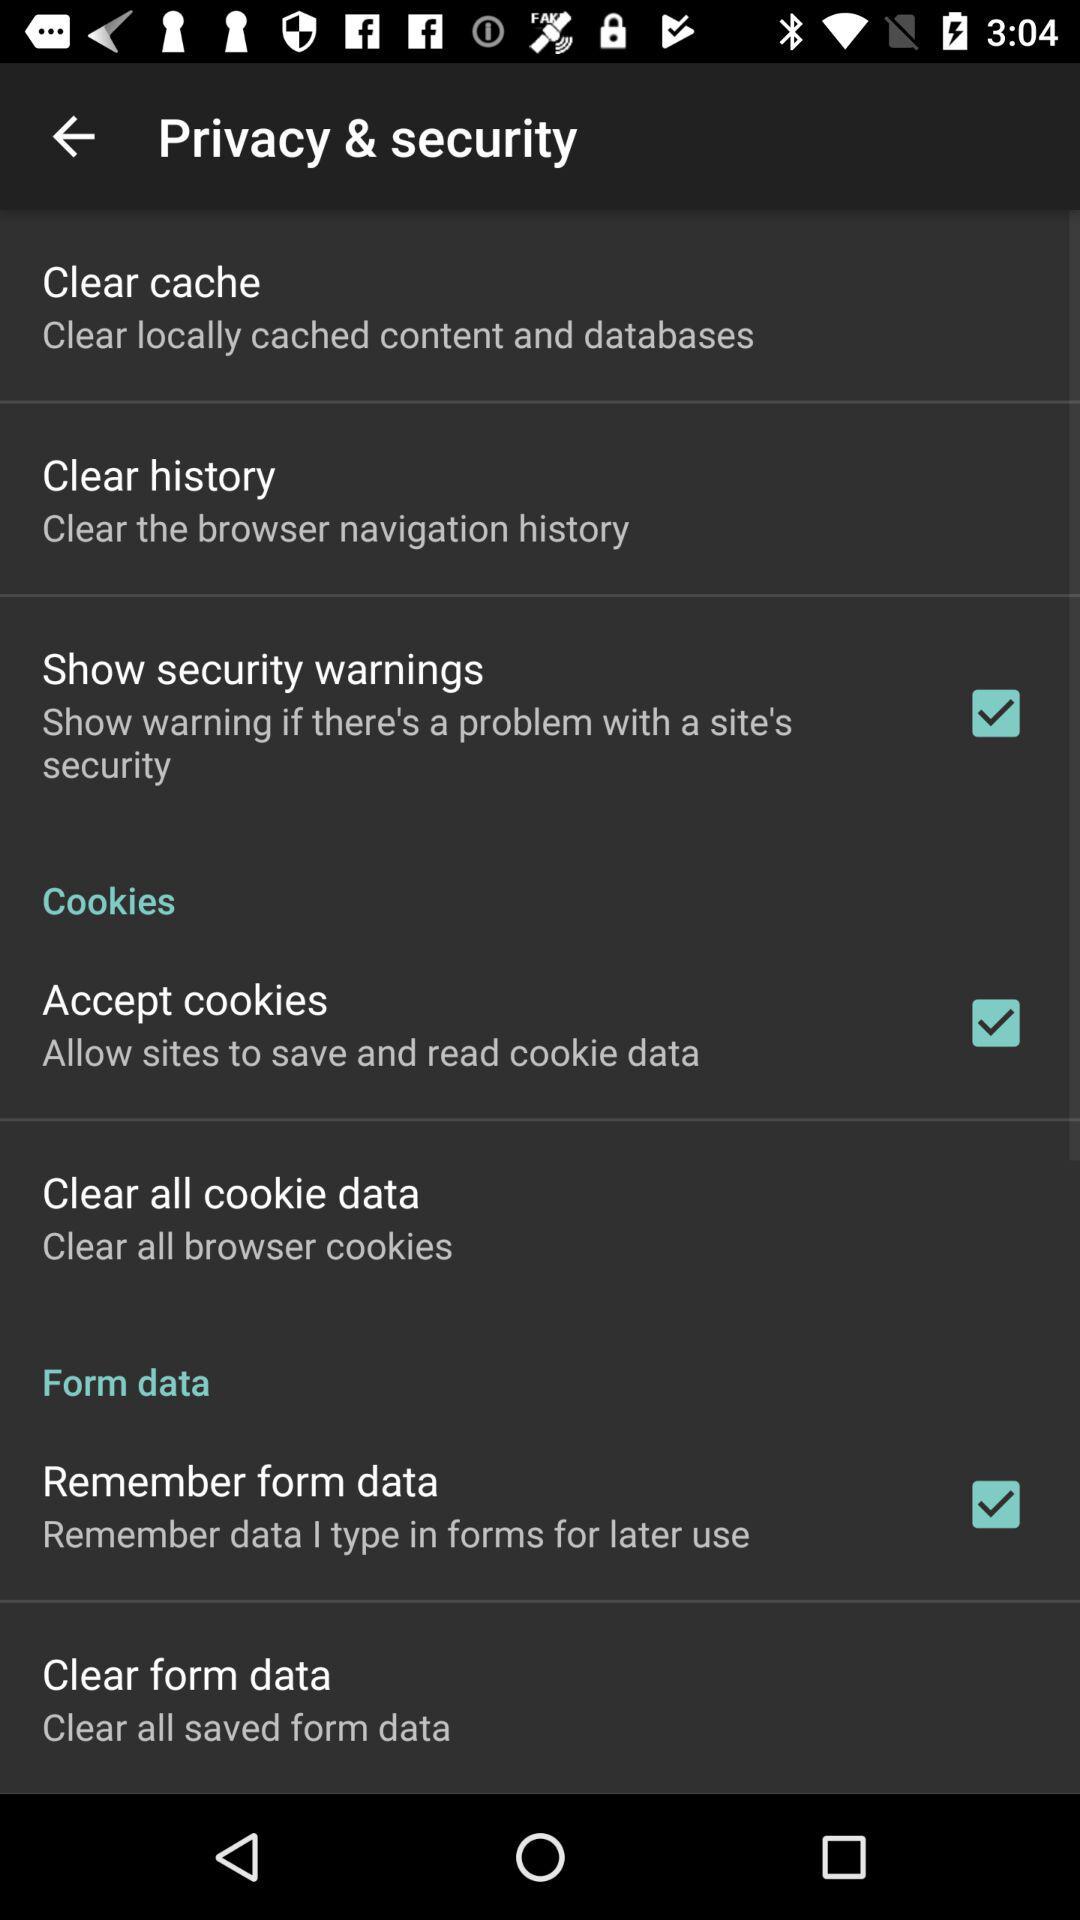  Describe the element at coordinates (185, 998) in the screenshot. I see `item above allow sites to app` at that location.